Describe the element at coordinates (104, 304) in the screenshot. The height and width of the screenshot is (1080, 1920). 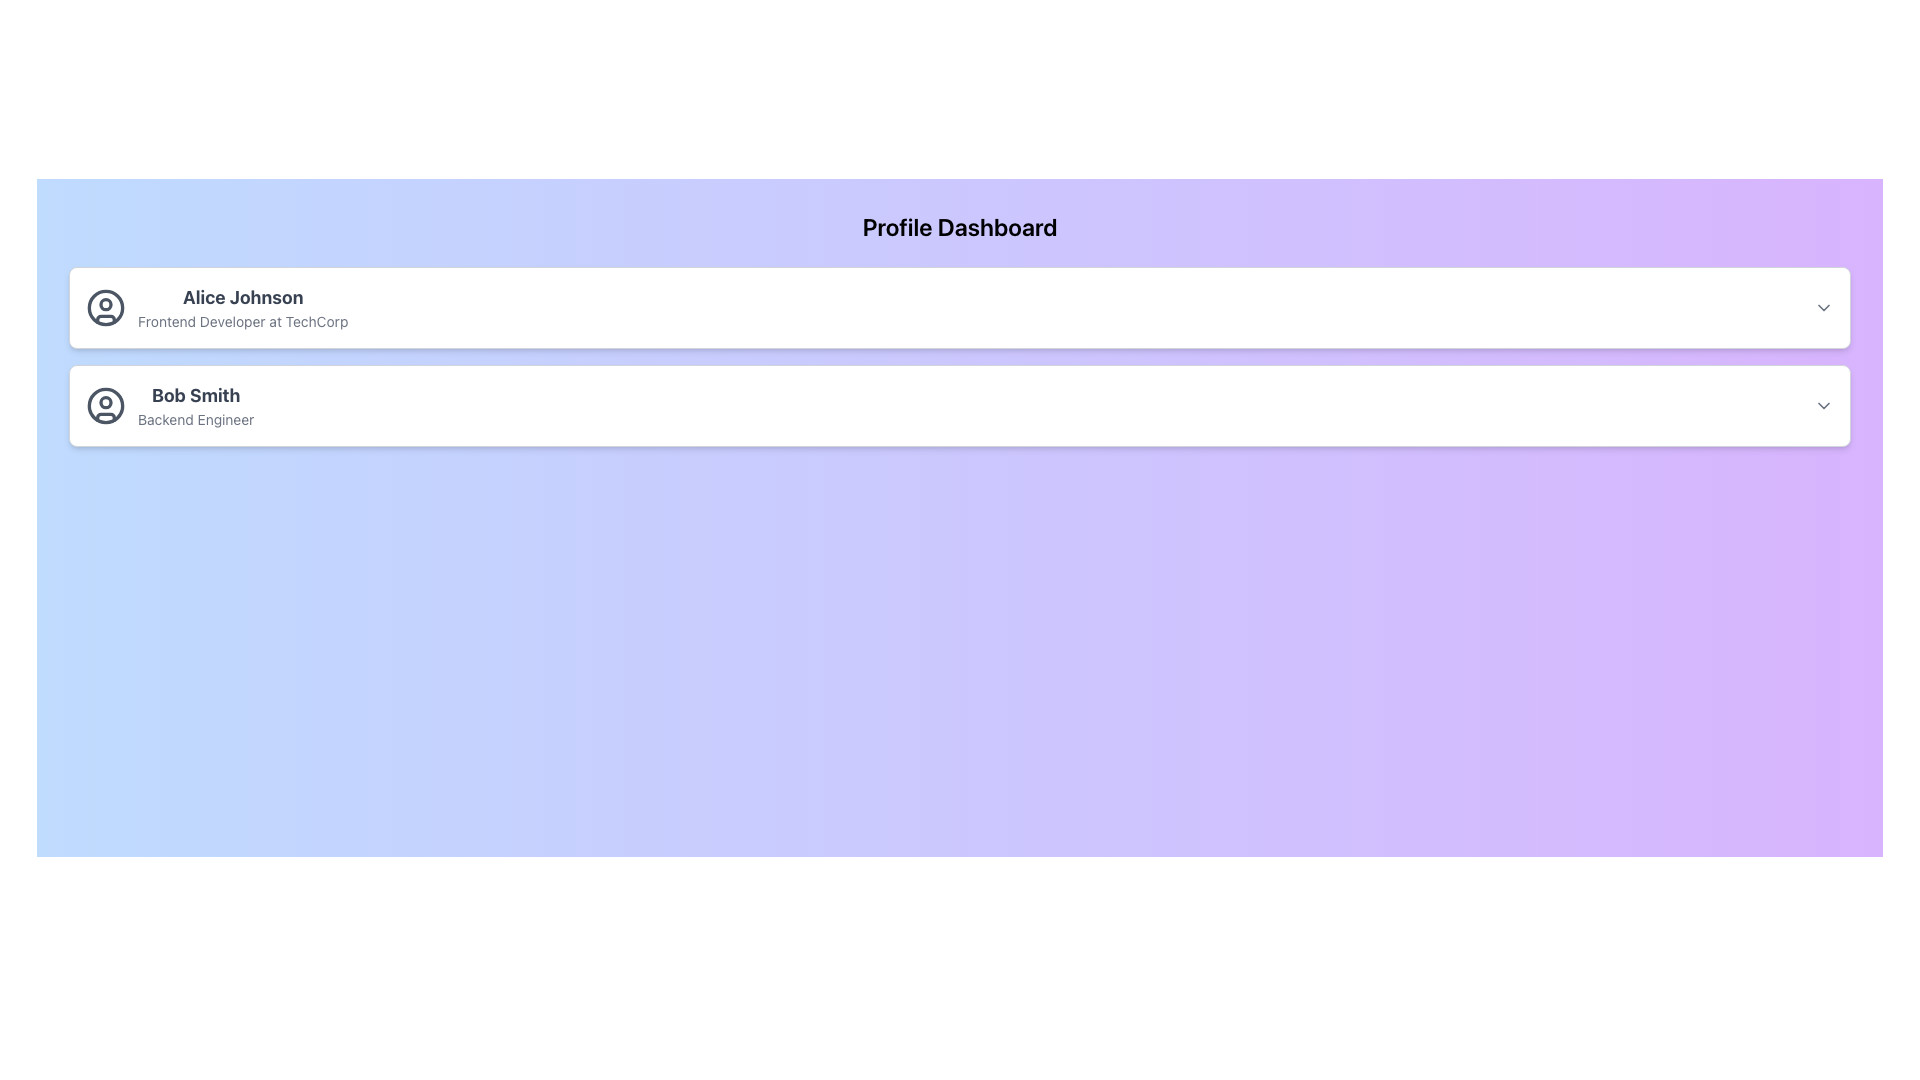
I see `the decorative circle element within the profile photo icon of 'Alice Johnson', located at the top-middle of the circular icon` at that location.